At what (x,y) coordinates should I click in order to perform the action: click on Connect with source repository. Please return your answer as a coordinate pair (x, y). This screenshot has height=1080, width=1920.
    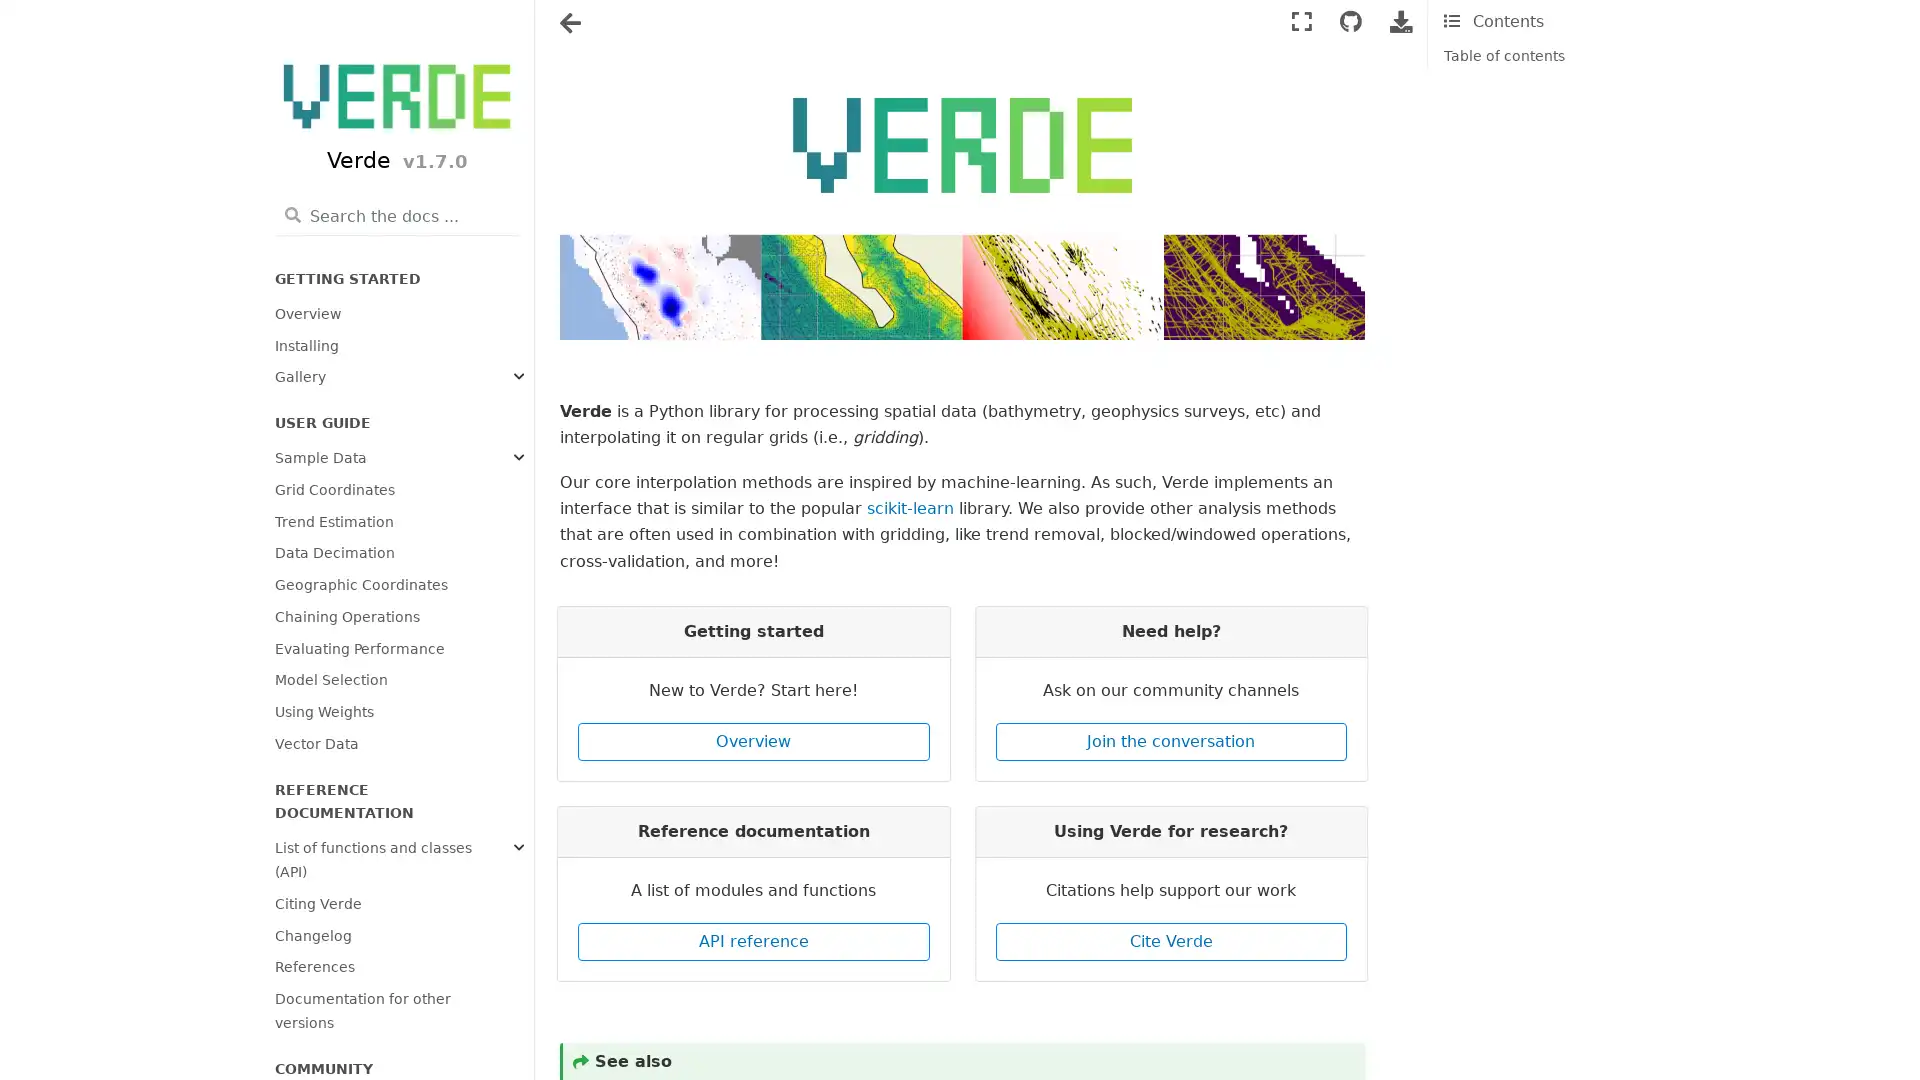
    Looking at the image, I should click on (1349, 22).